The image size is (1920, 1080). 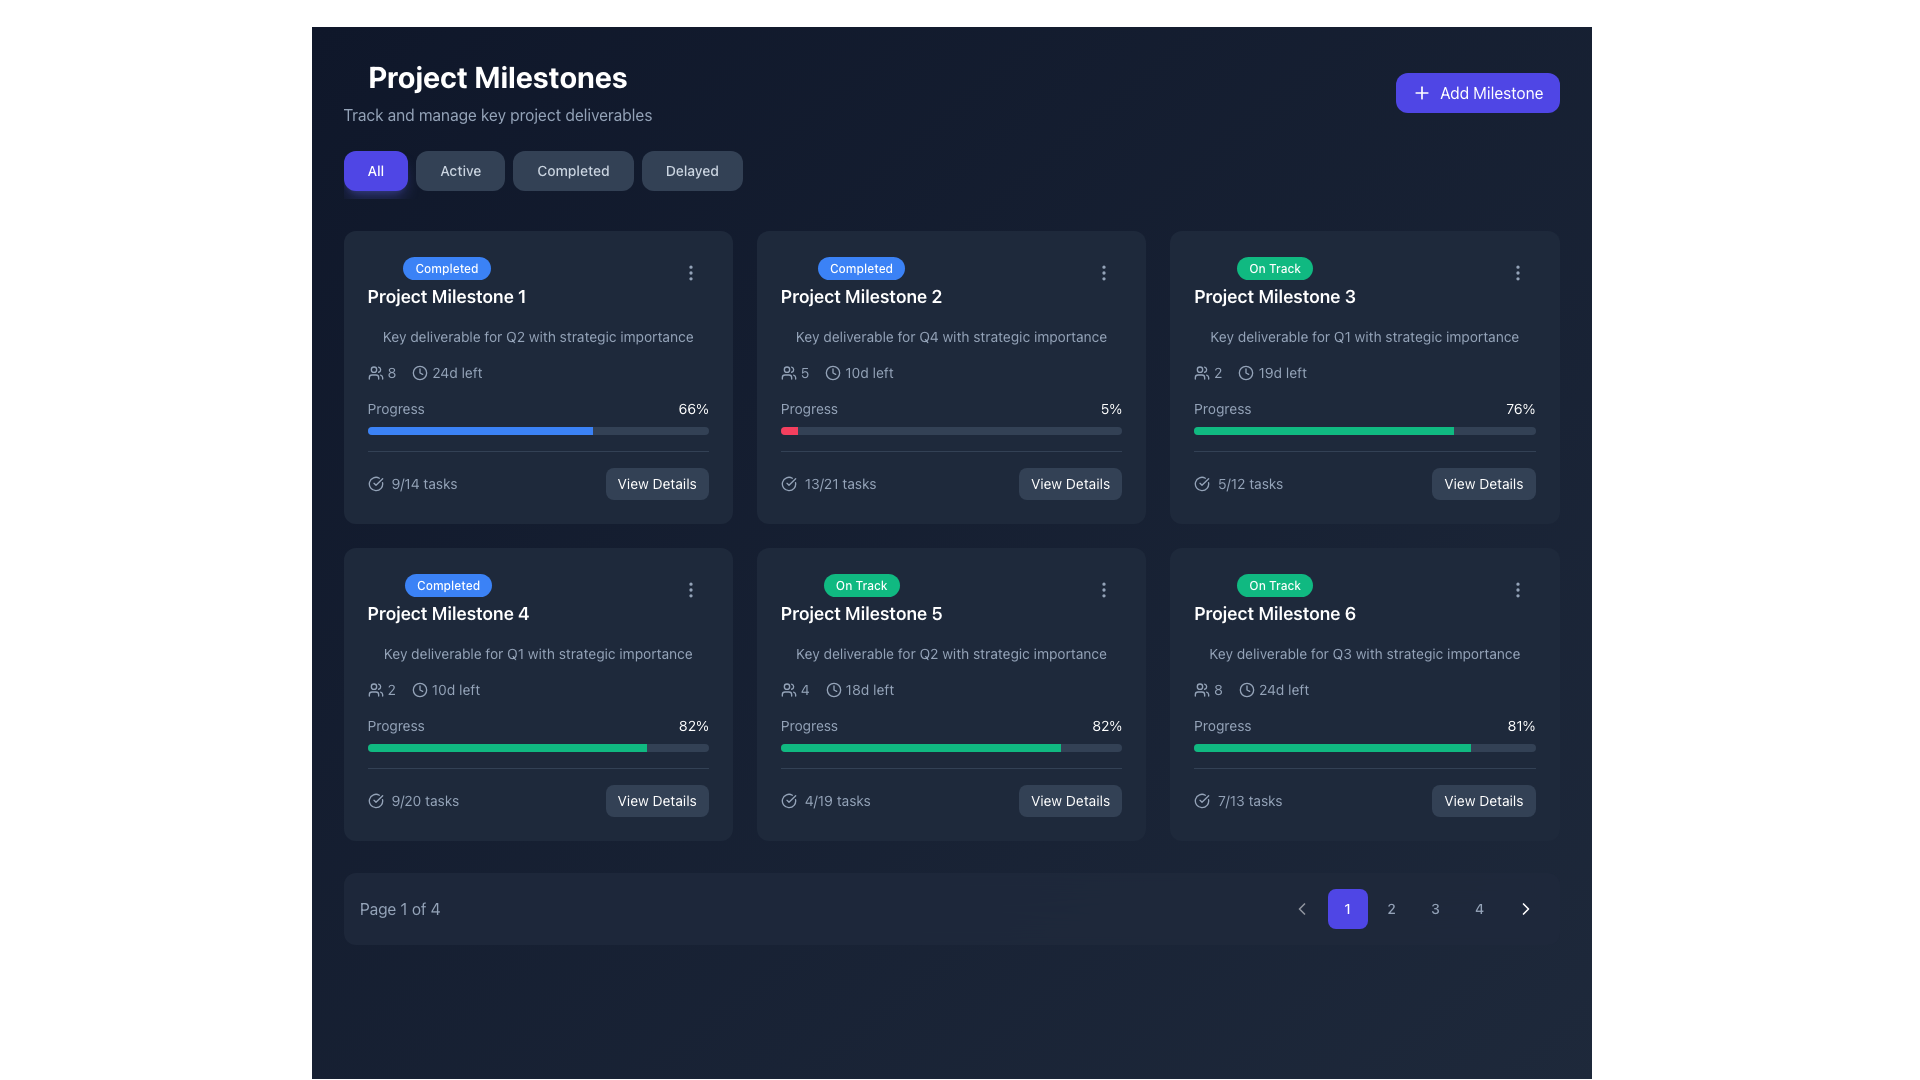 What do you see at coordinates (538, 748) in the screenshot?
I see `the Progress Bar located within the card labeled 'Project Milestone 4' in the second row, first column of the grid layout, which visually represents 82% completion of the task` at bounding box center [538, 748].